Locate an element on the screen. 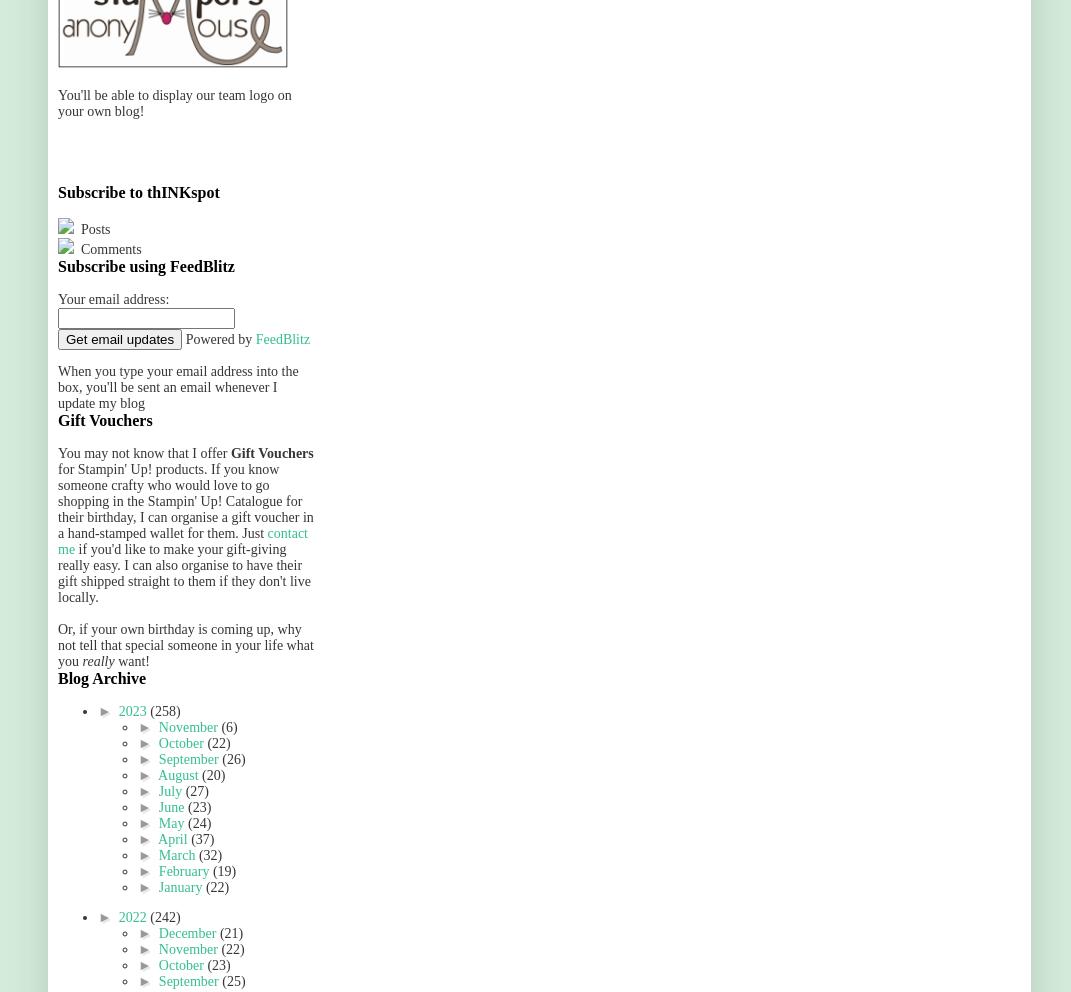  'Powered by' is located at coordinates (180, 338).